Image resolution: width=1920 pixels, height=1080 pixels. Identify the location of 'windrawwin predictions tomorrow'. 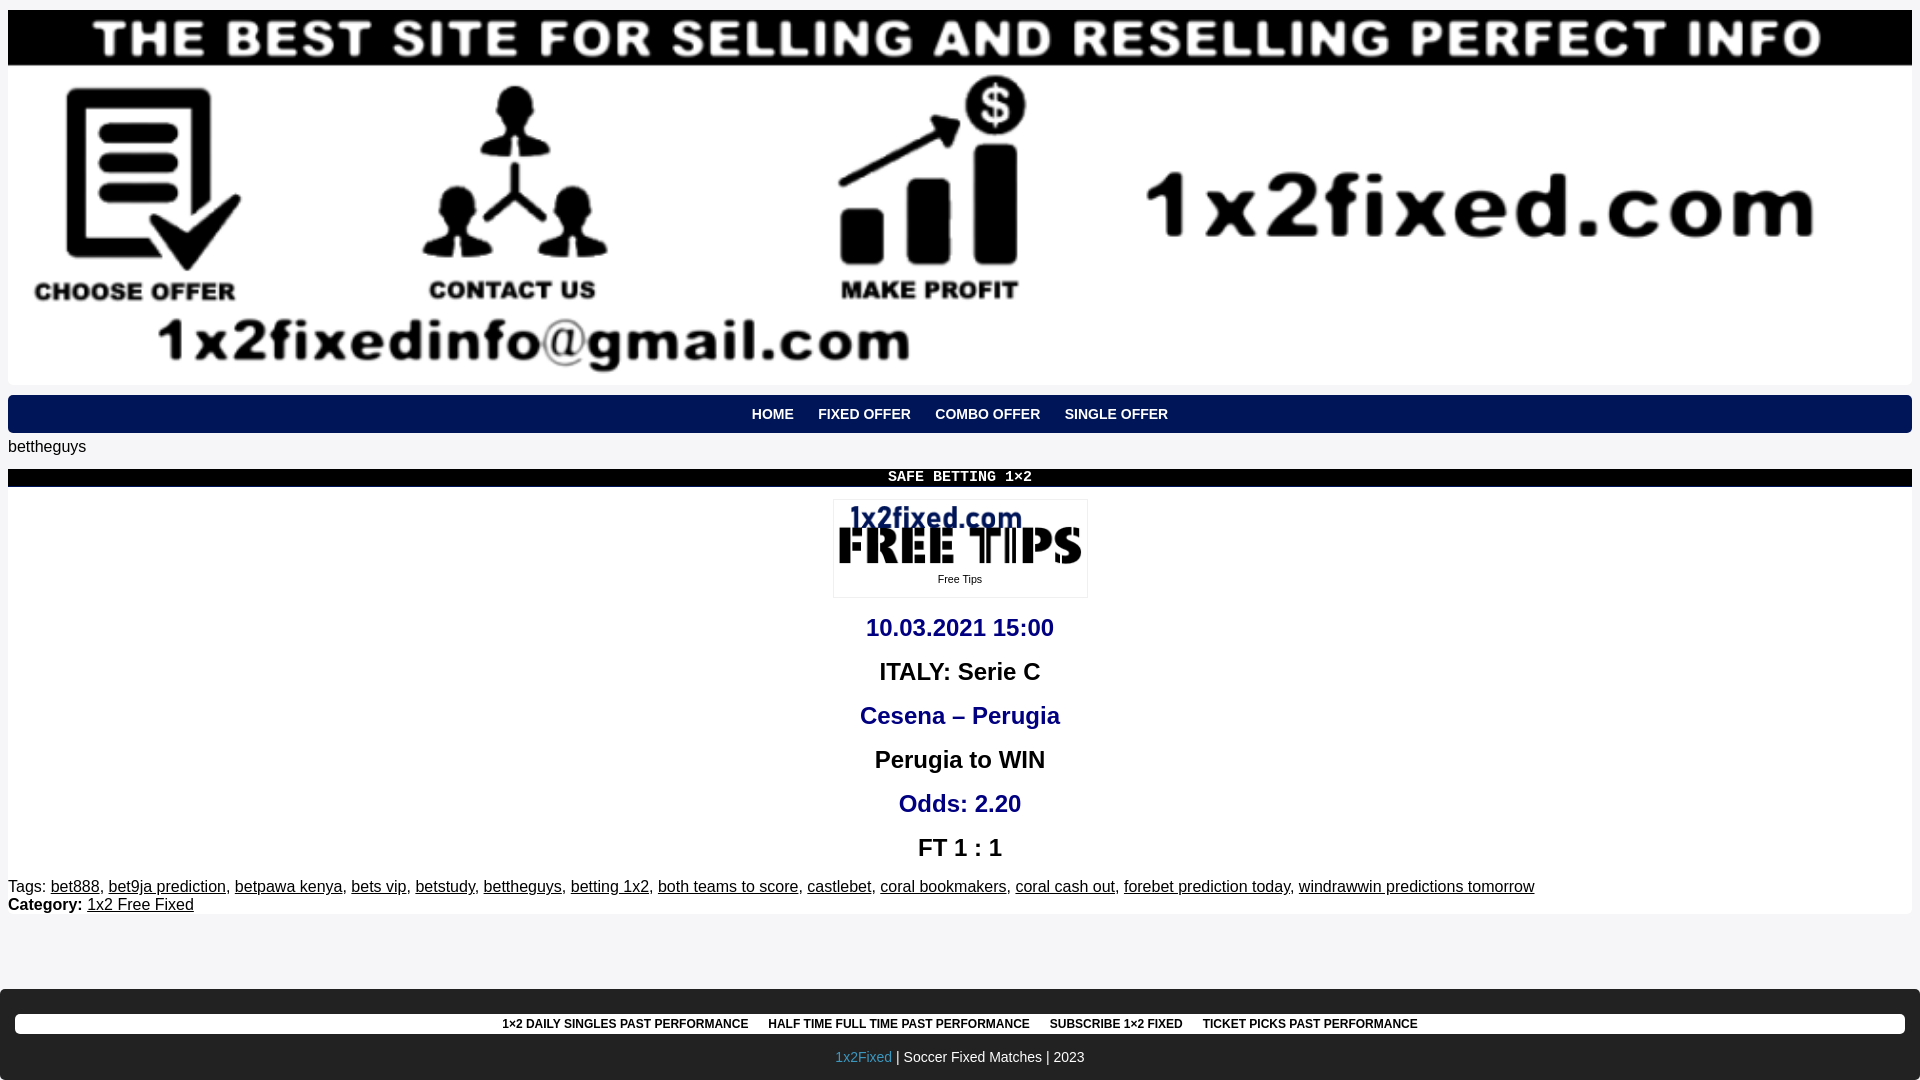
(1415, 885).